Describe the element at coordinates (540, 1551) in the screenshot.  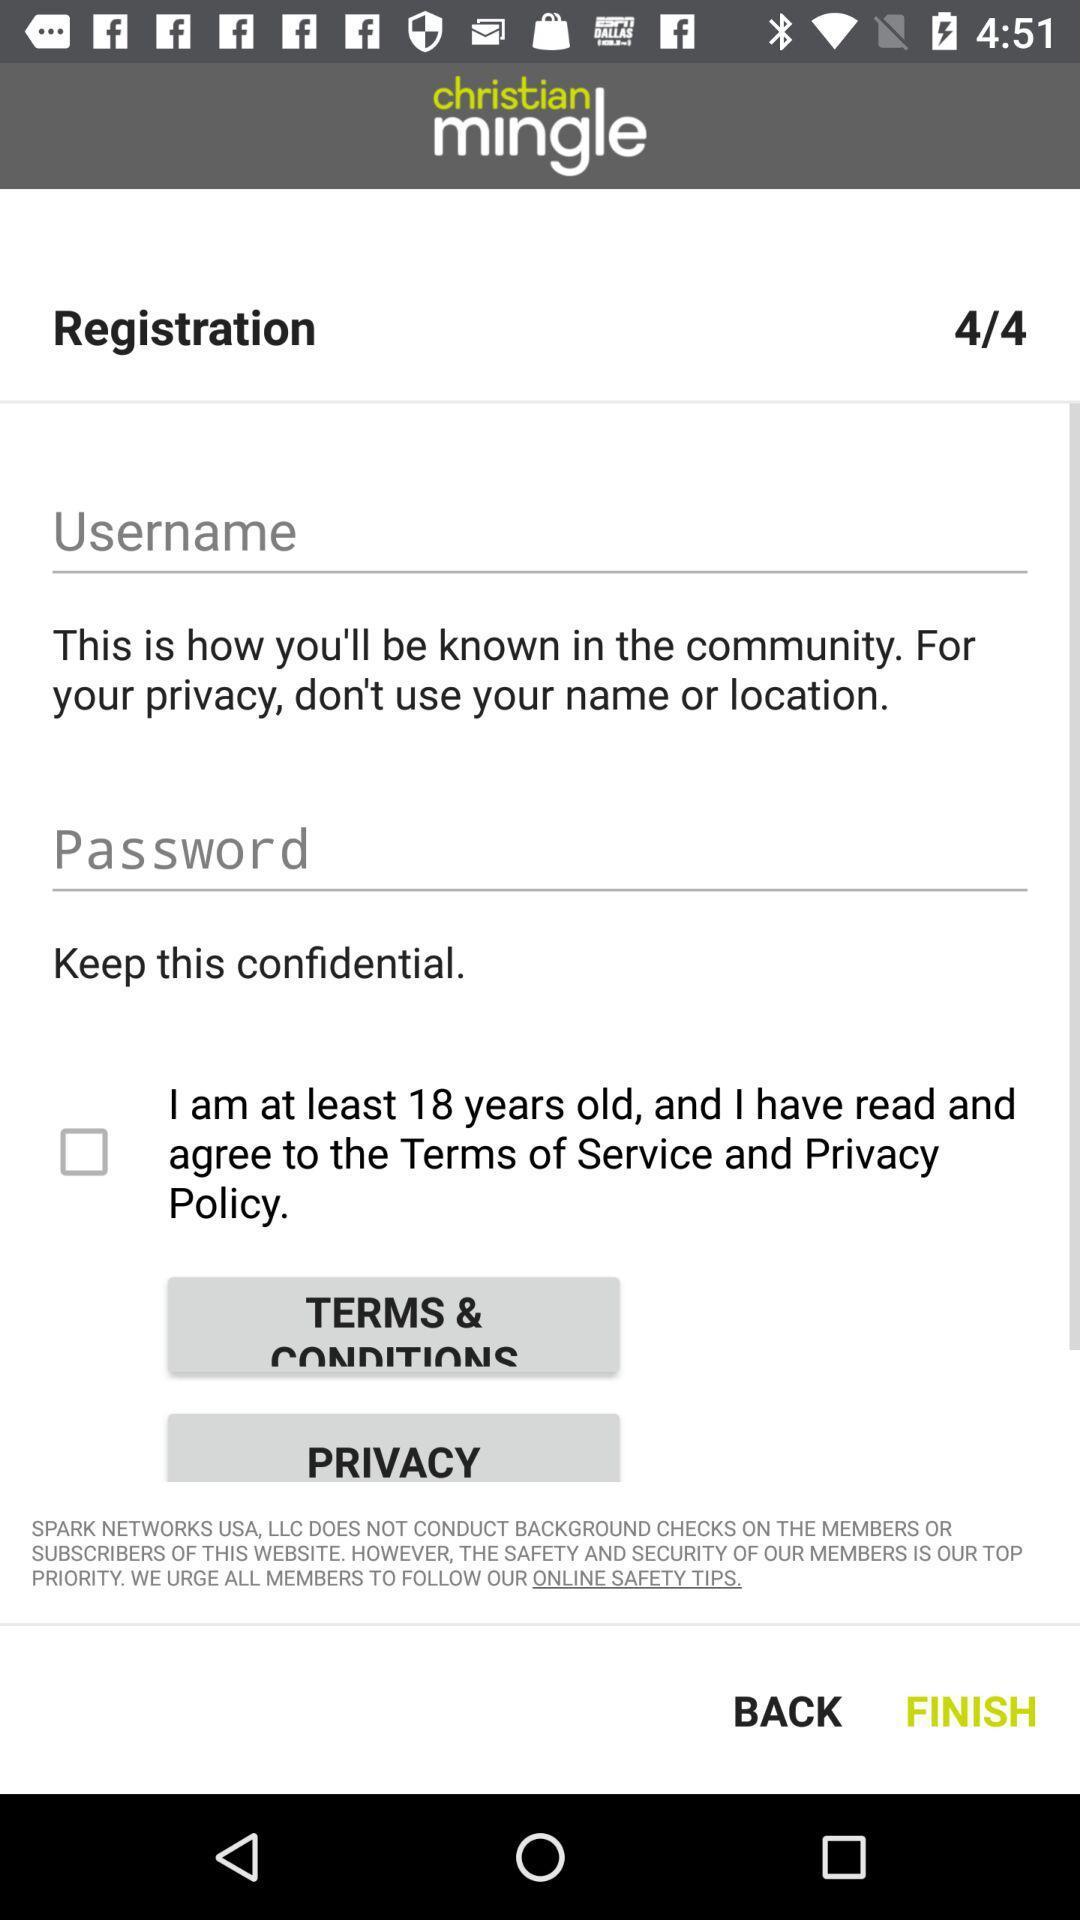
I see `the spark networks usa icon` at that location.